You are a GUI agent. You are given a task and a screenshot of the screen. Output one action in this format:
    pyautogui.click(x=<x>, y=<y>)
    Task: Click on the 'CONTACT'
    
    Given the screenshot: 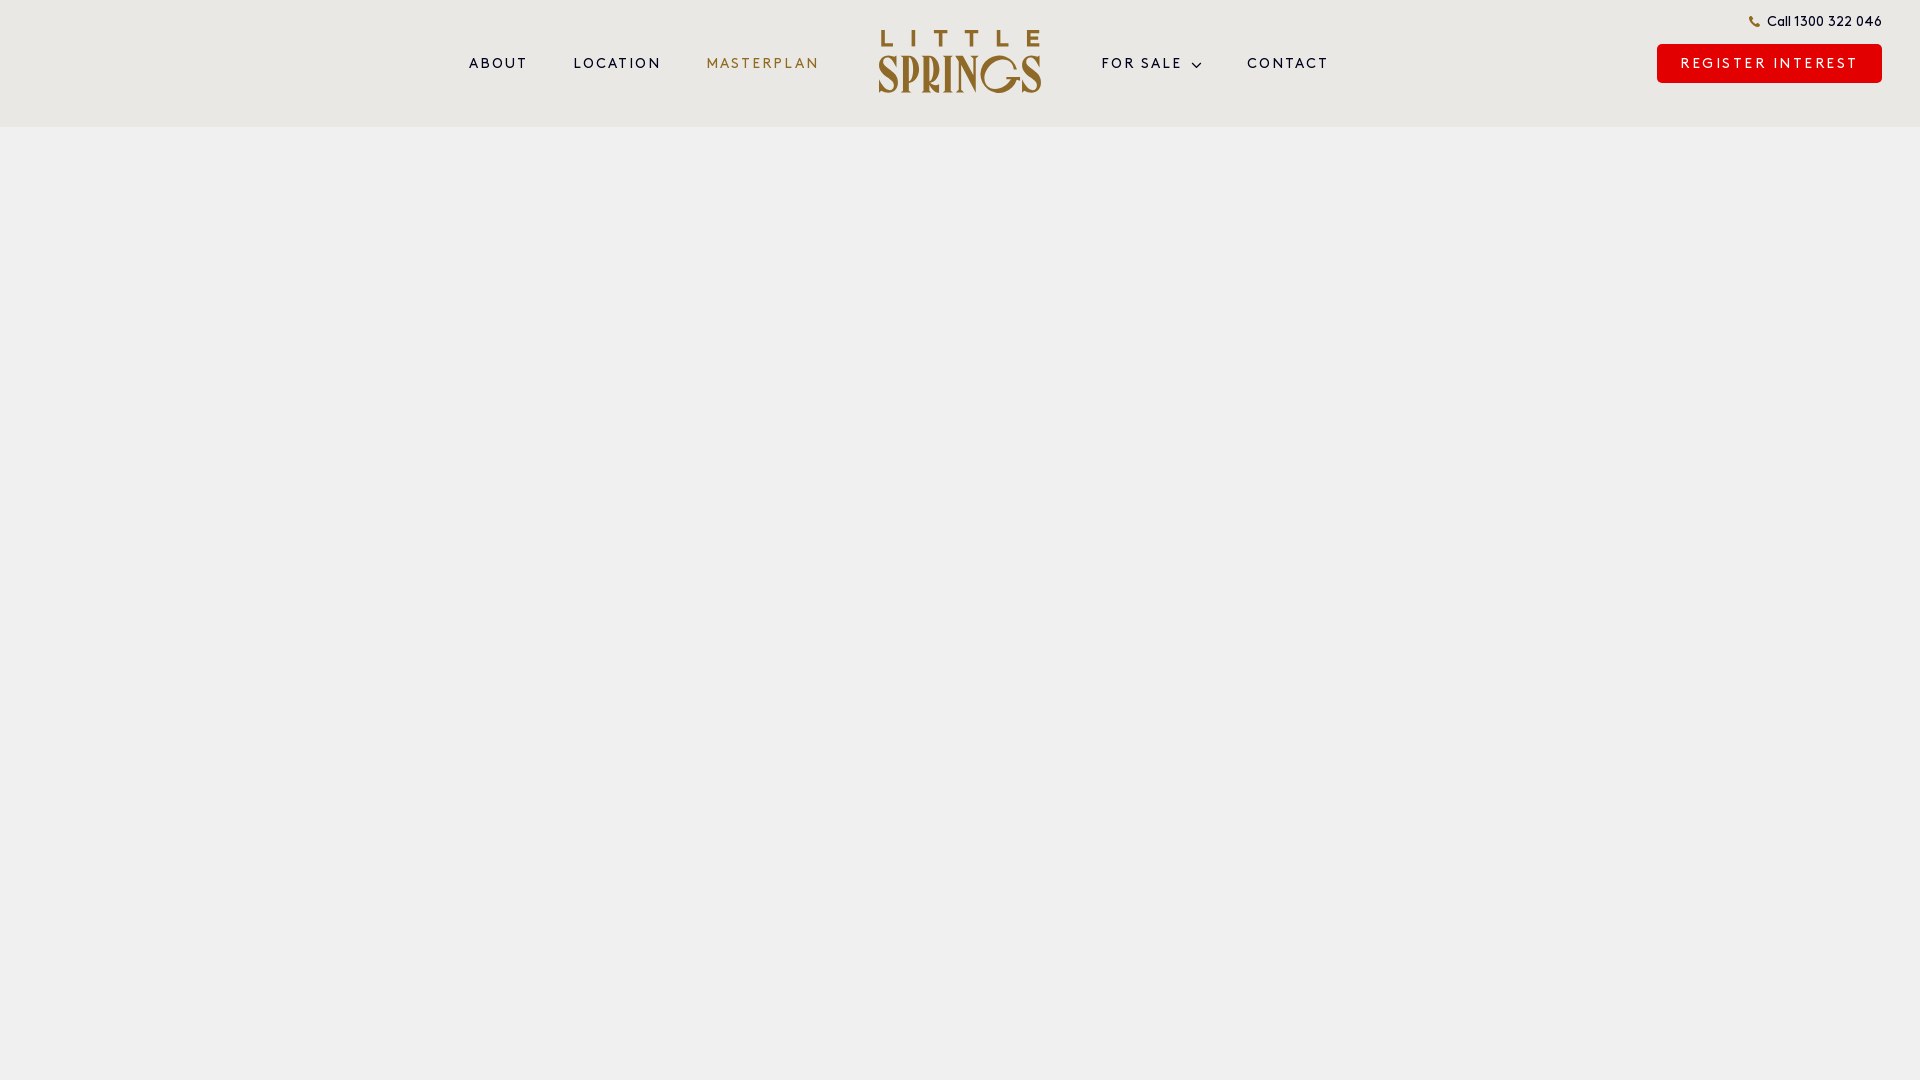 What is the action you would take?
    pyautogui.click(x=1287, y=63)
    